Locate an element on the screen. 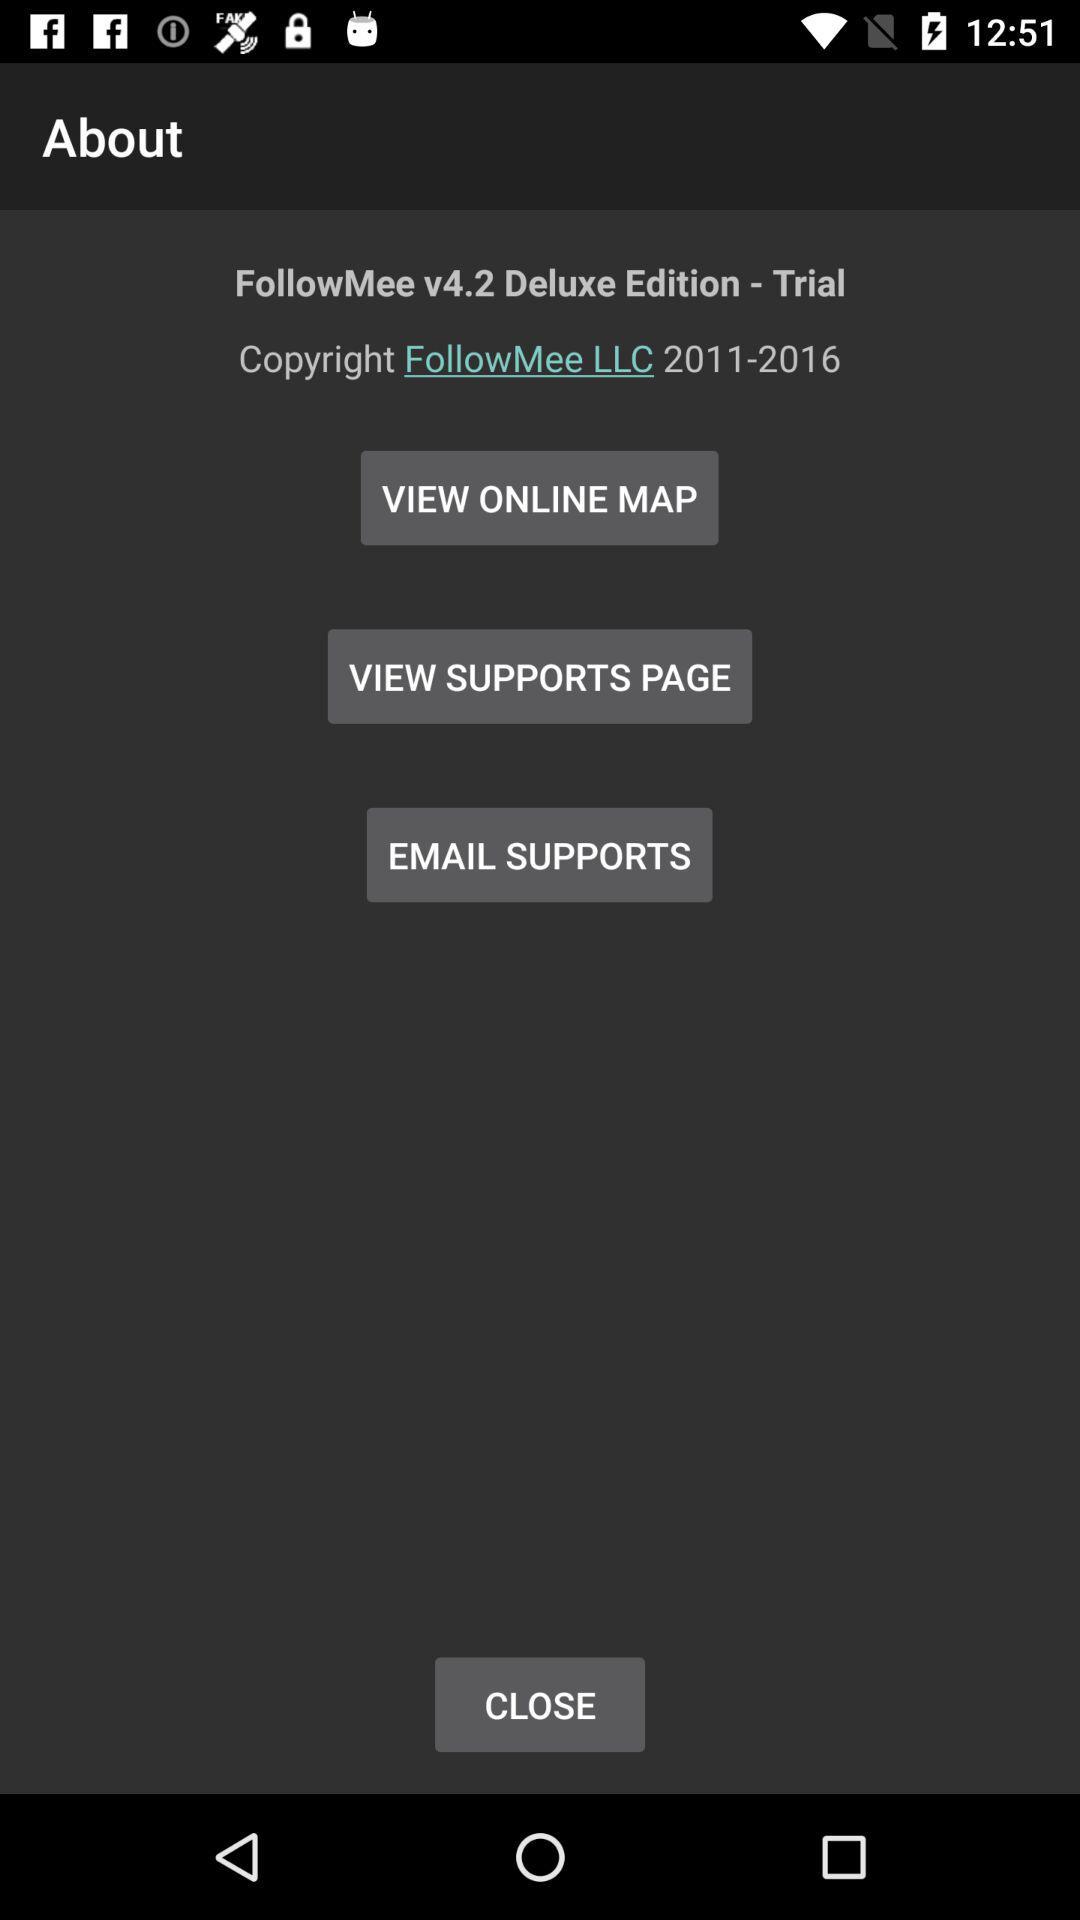  item above close item is located at coordinates (538, 854).